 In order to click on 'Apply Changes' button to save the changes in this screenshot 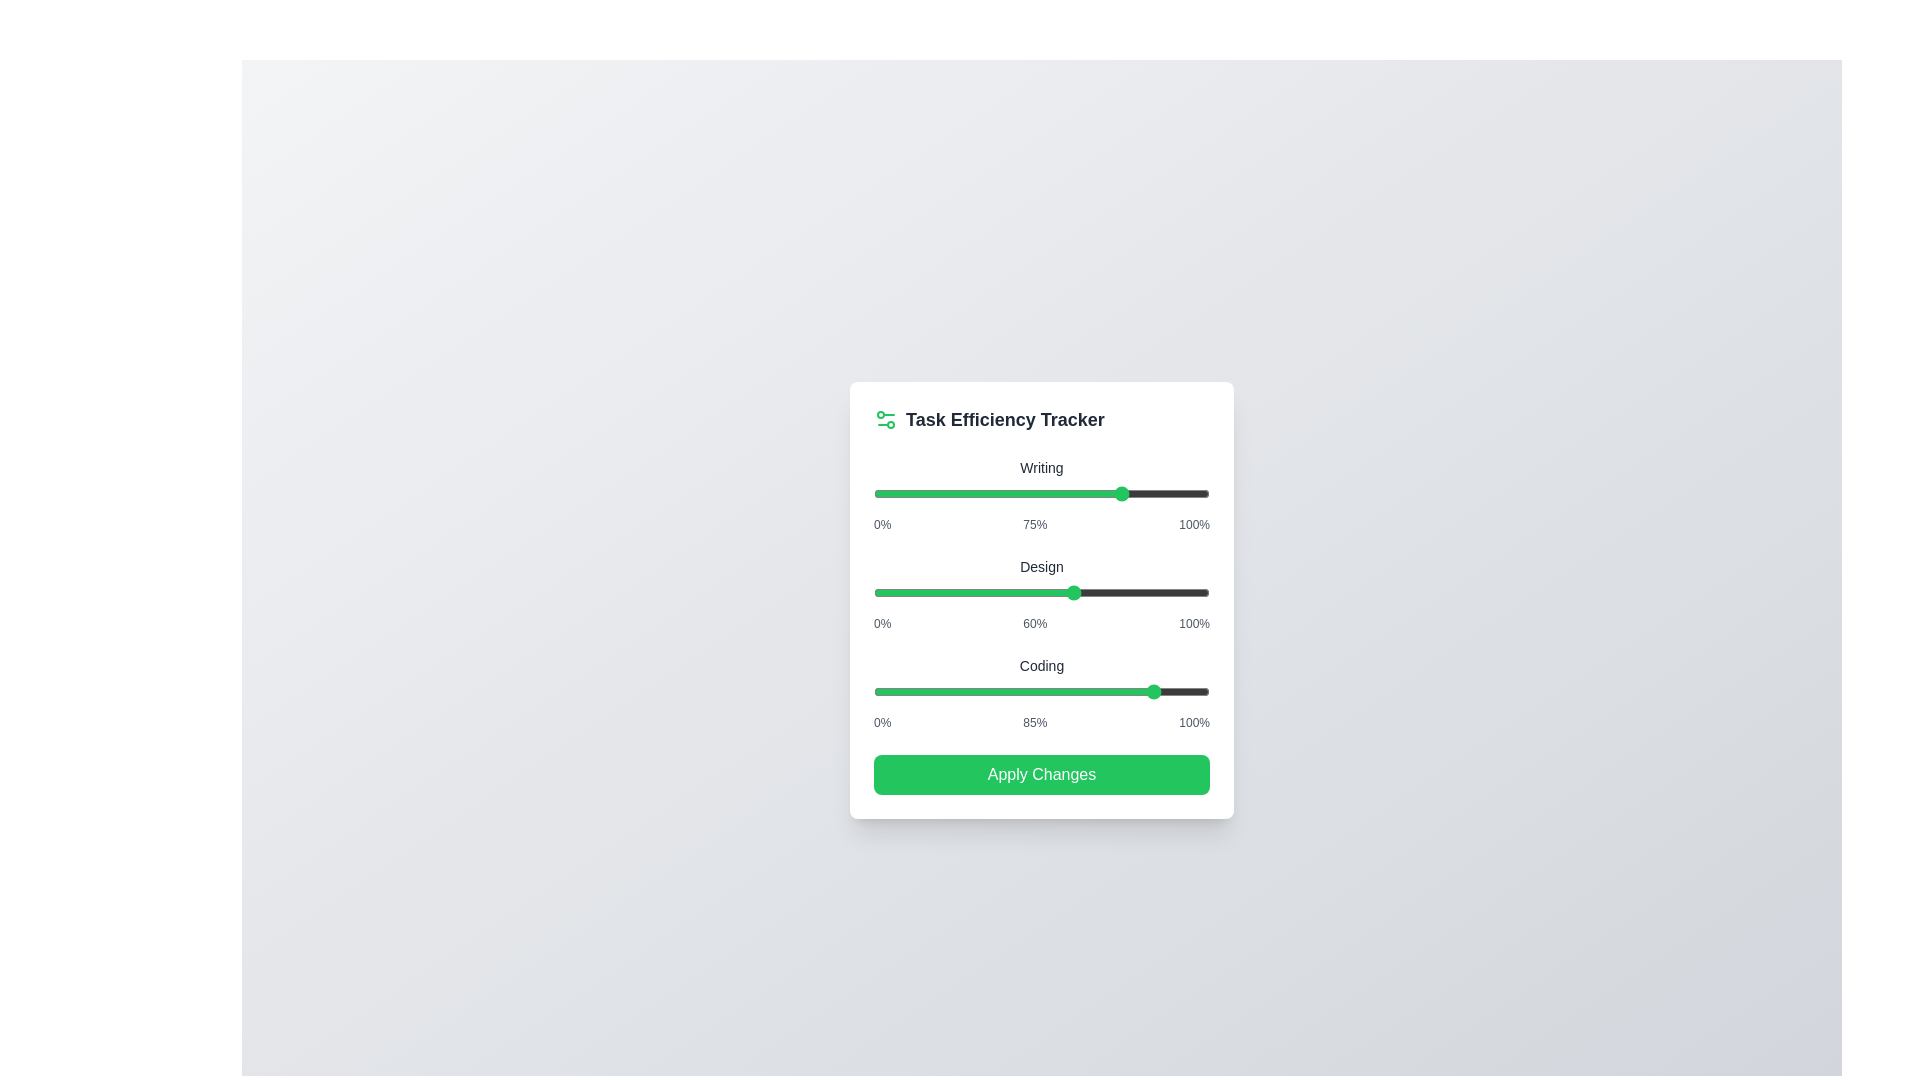, I will do `click(1040, 773)`.